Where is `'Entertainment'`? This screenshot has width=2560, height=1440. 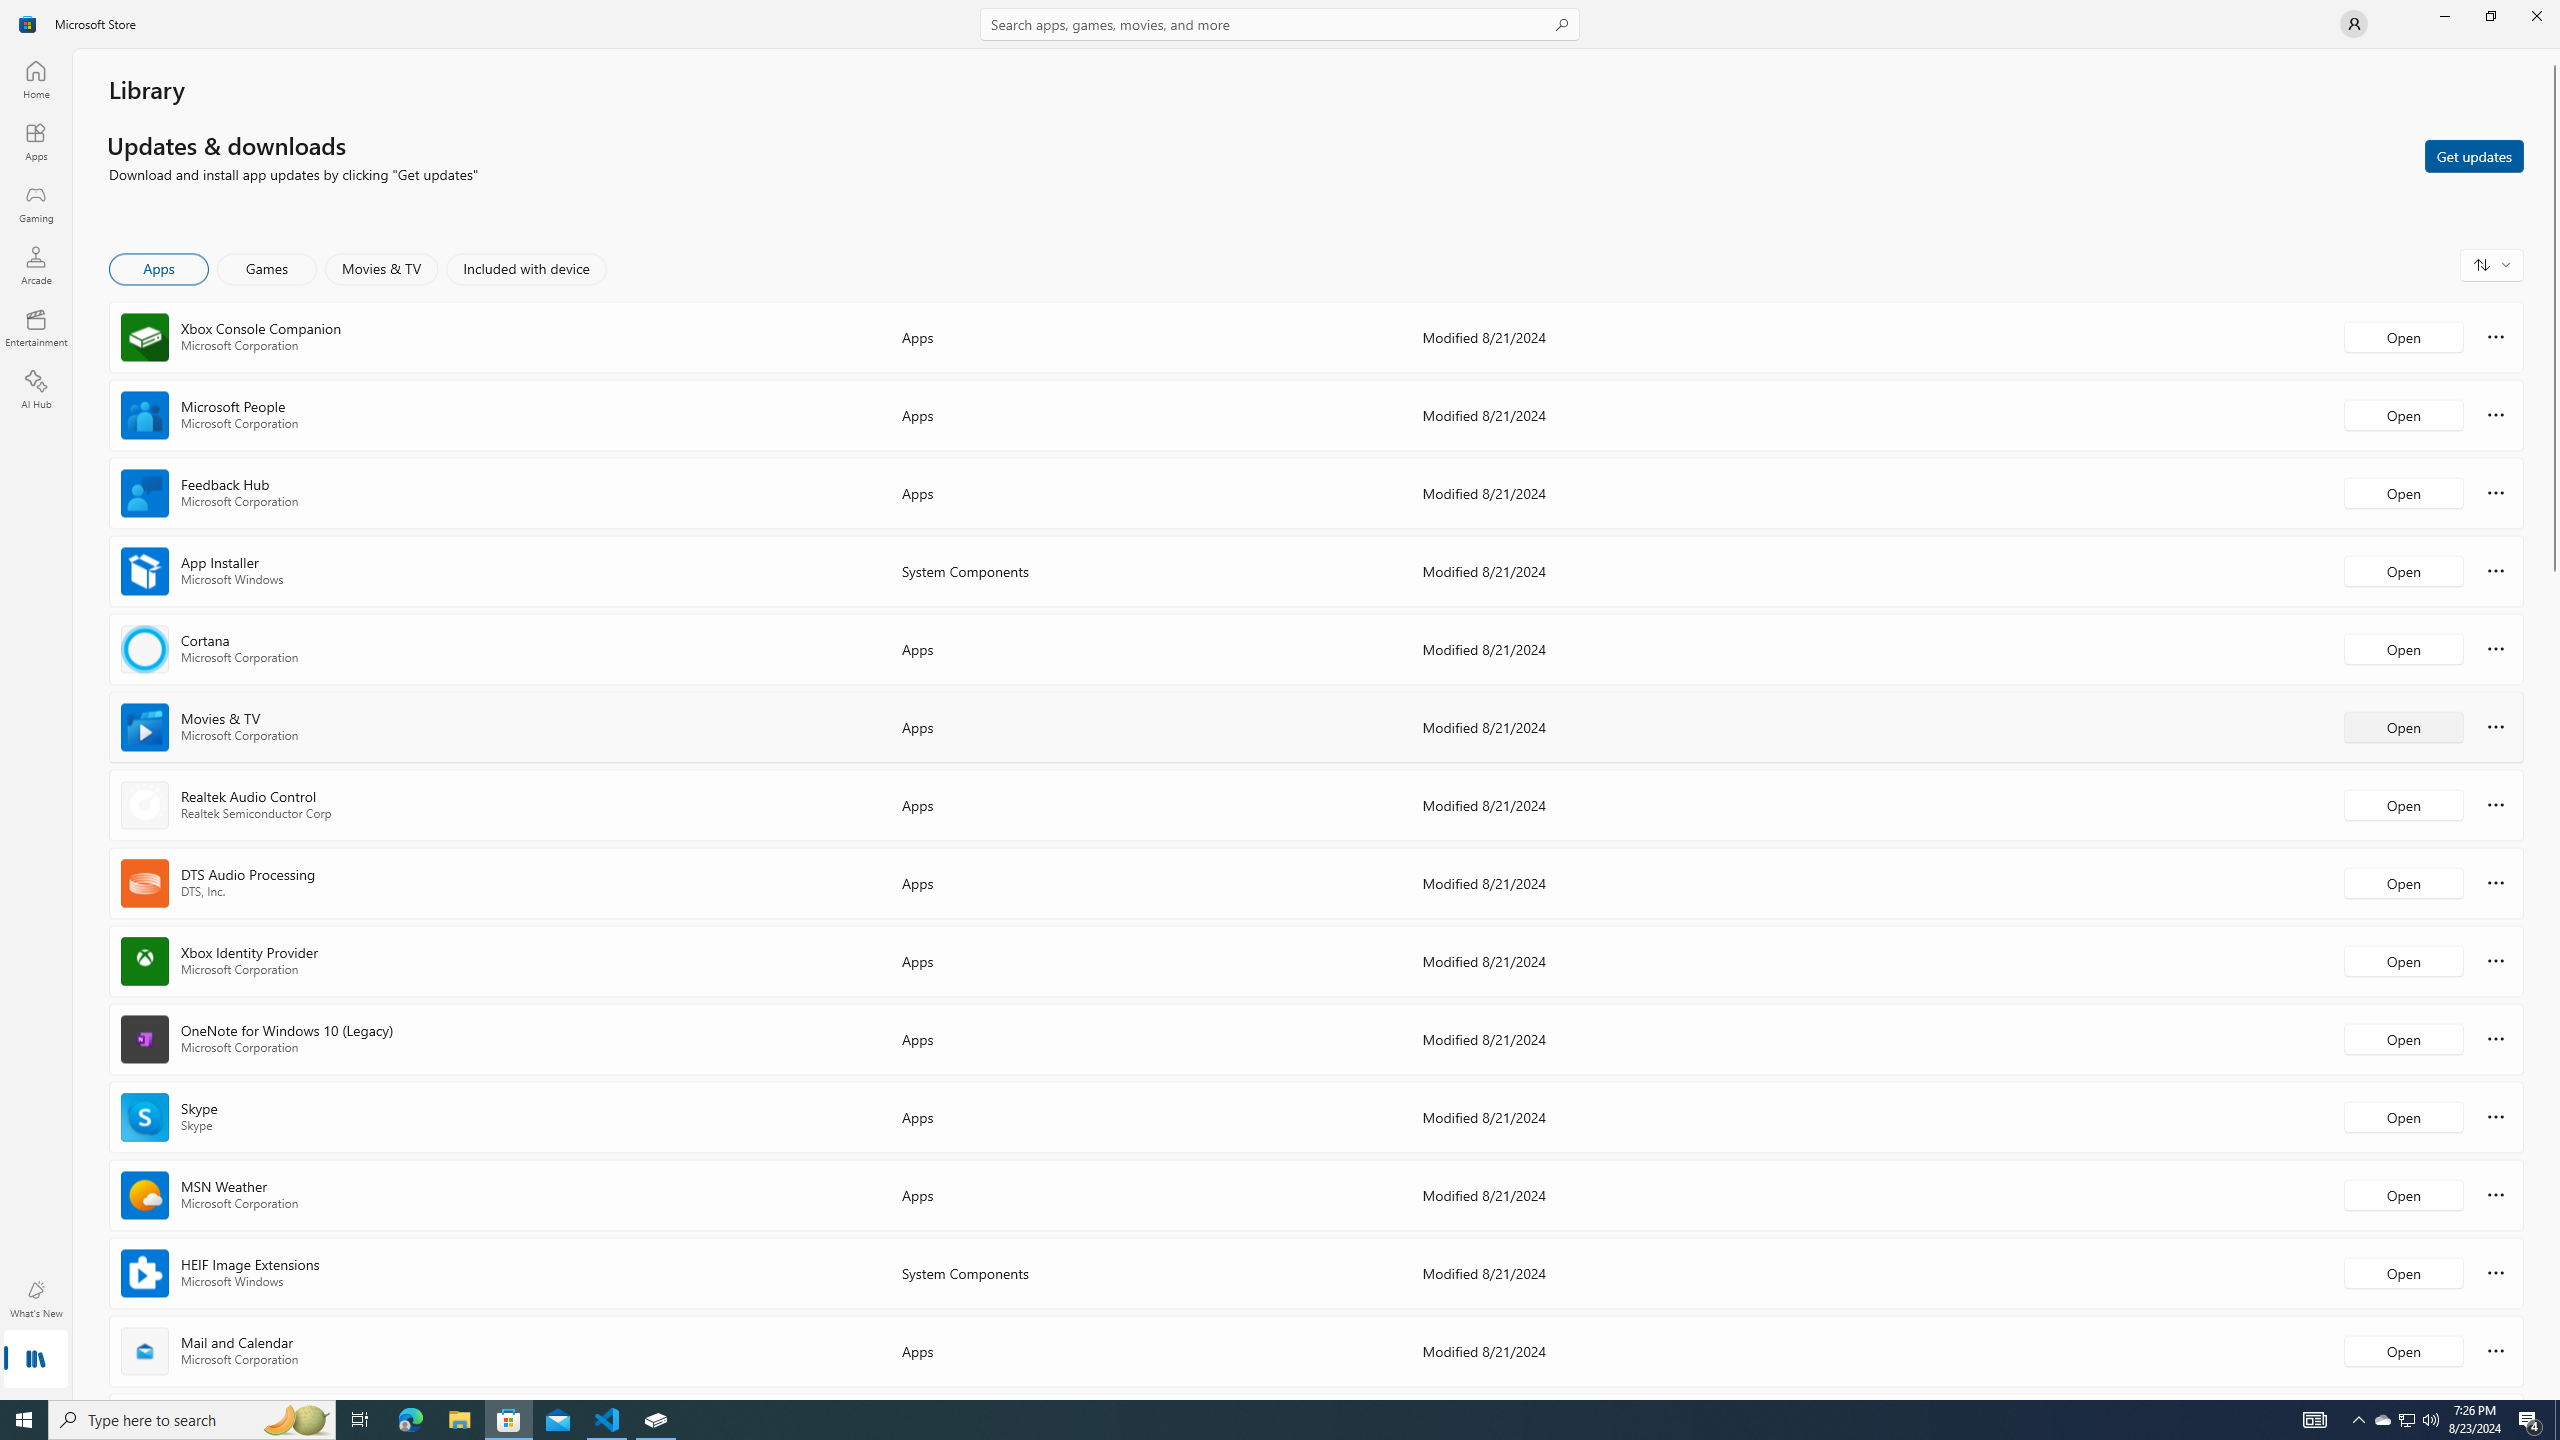
'Entertainment' is located at coordinates (34, 326).